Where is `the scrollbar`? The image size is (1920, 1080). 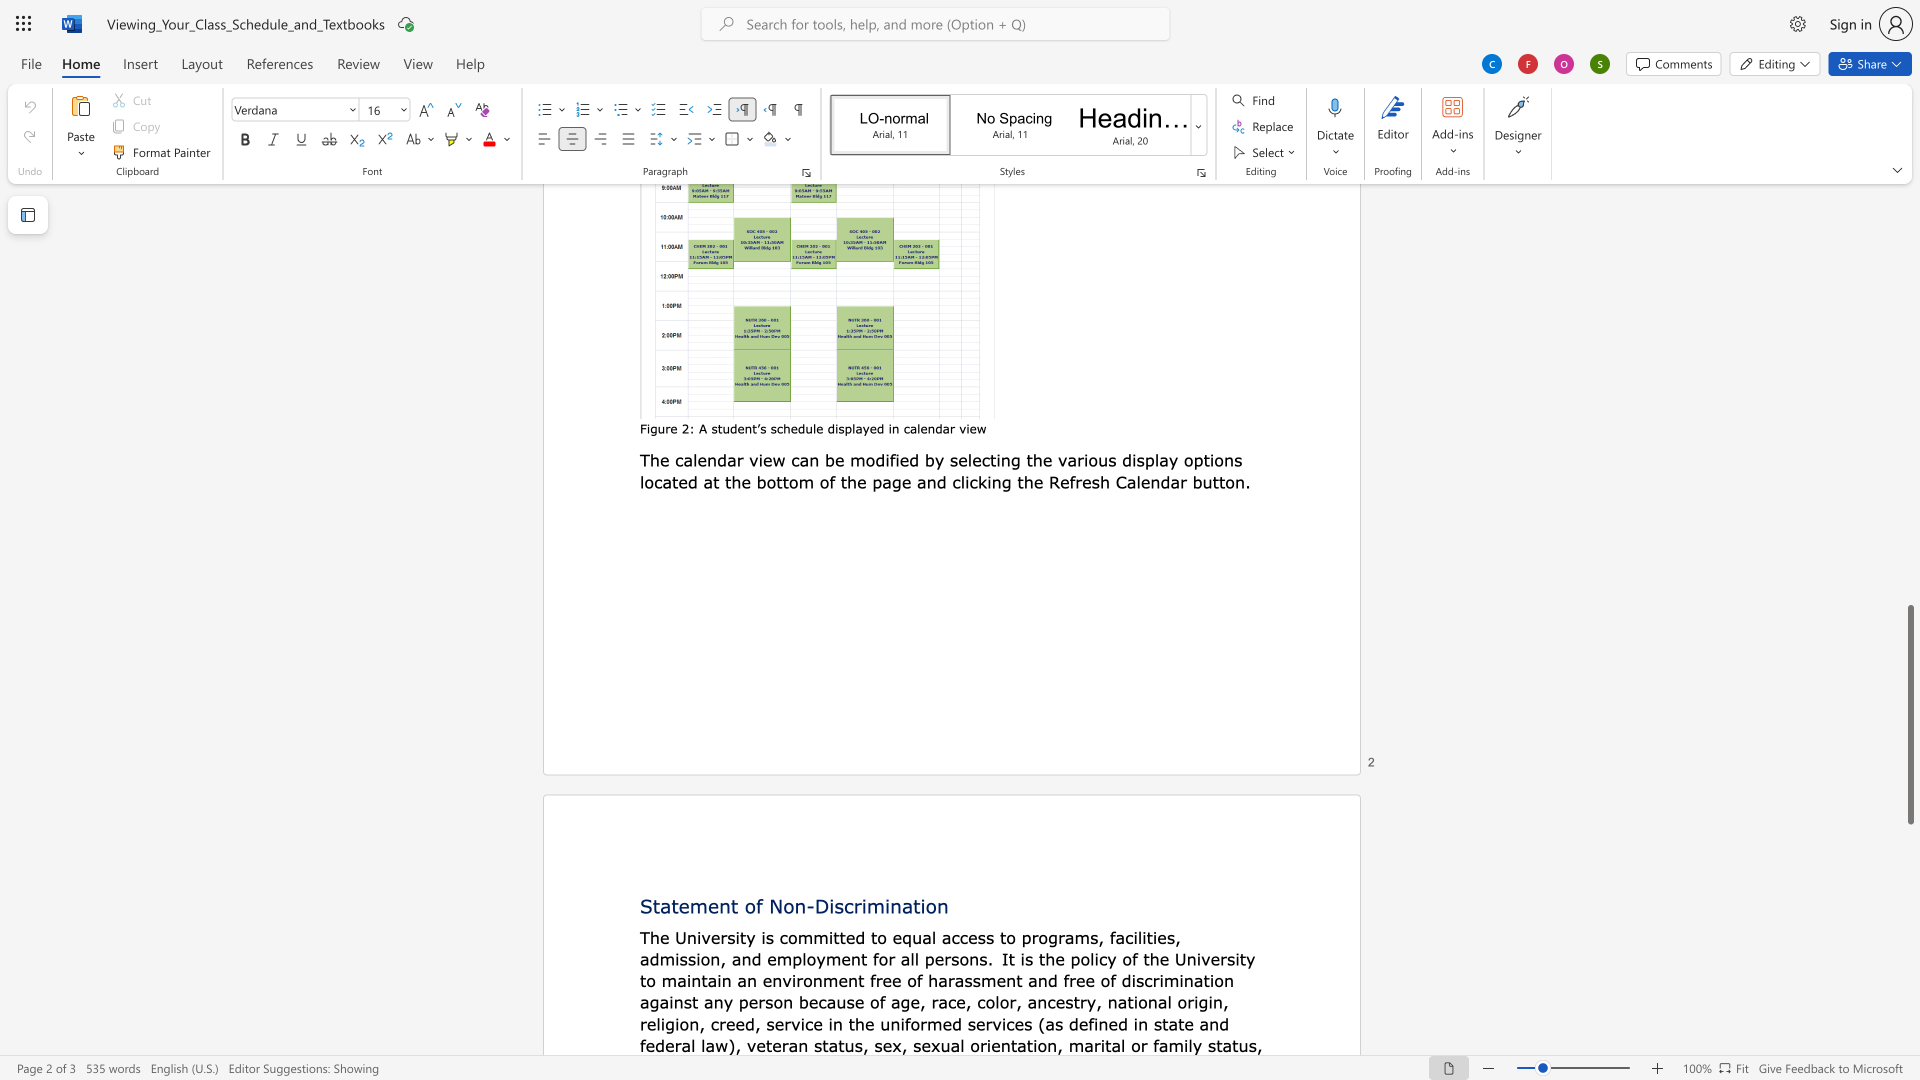
the scrollbar is located at coordinates (1909, 229).